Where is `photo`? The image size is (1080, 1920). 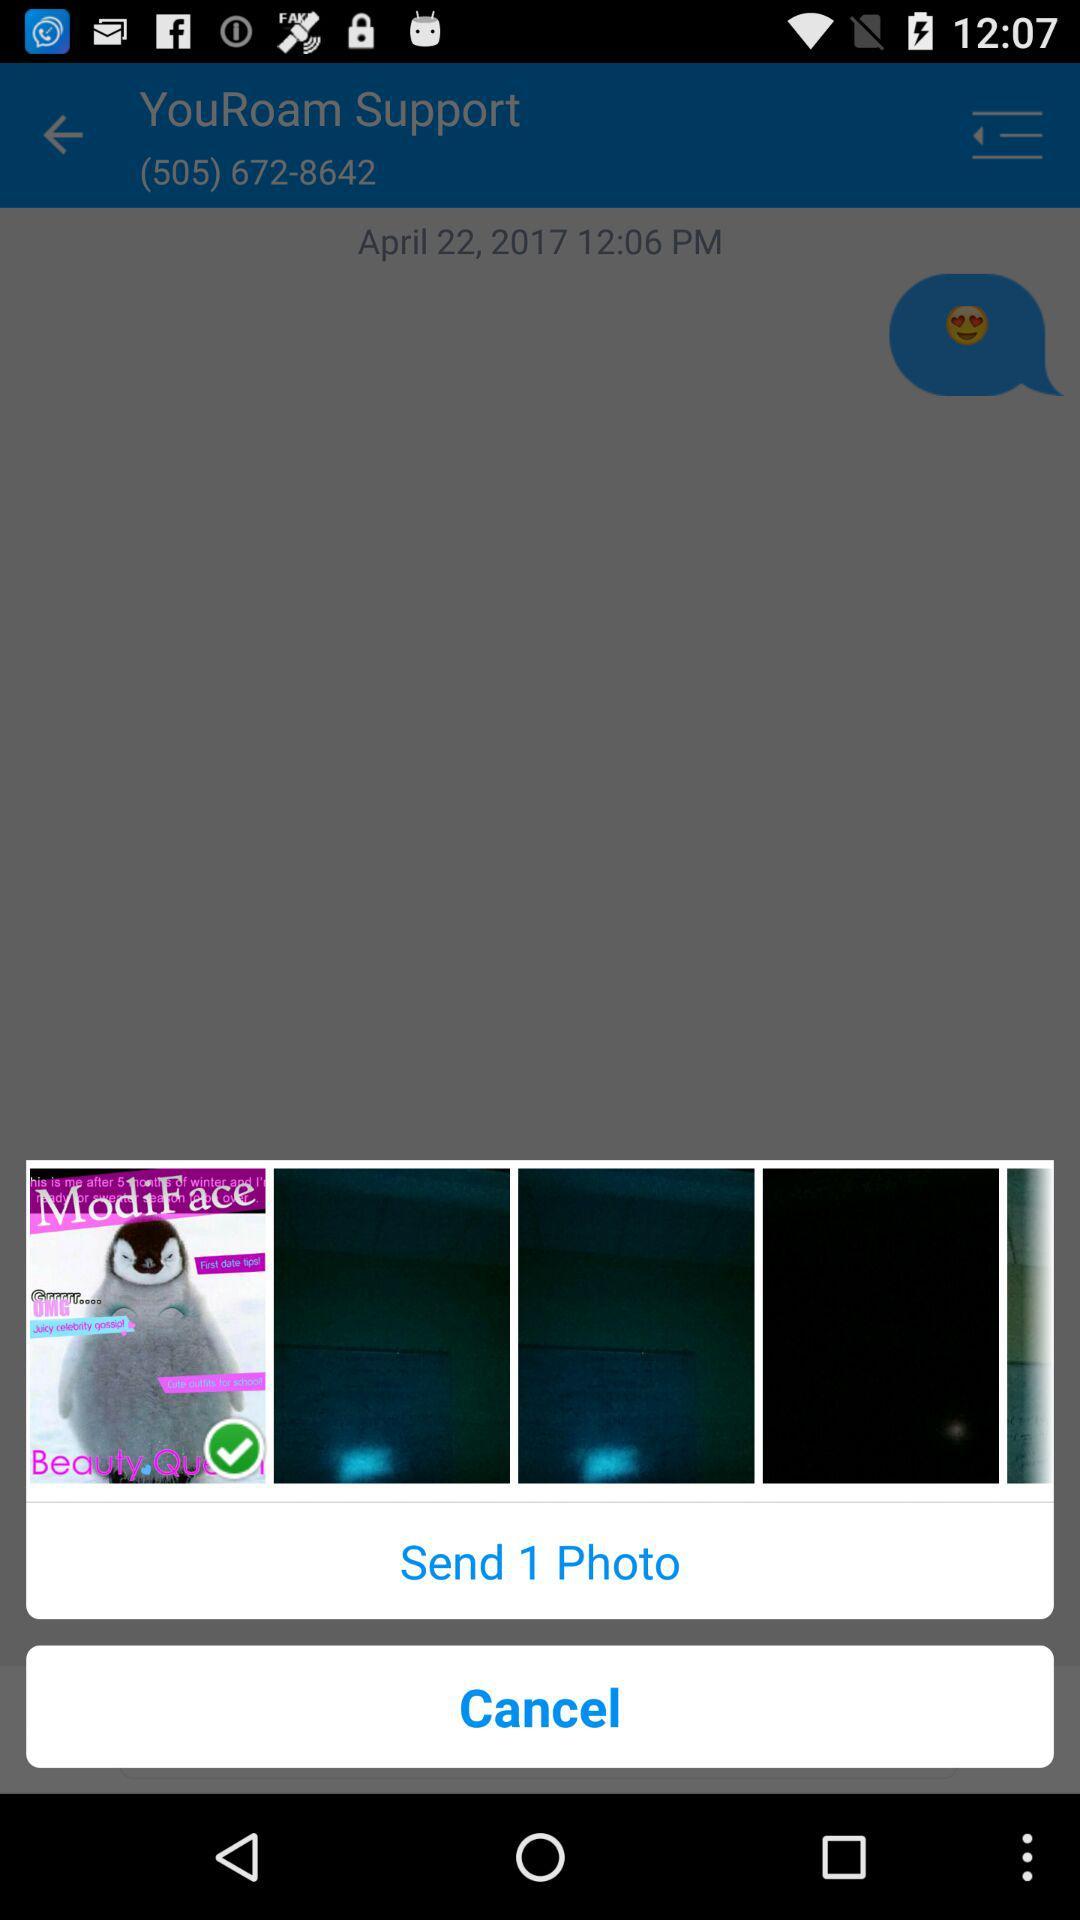
photo is located at coordinates (879, 1325).